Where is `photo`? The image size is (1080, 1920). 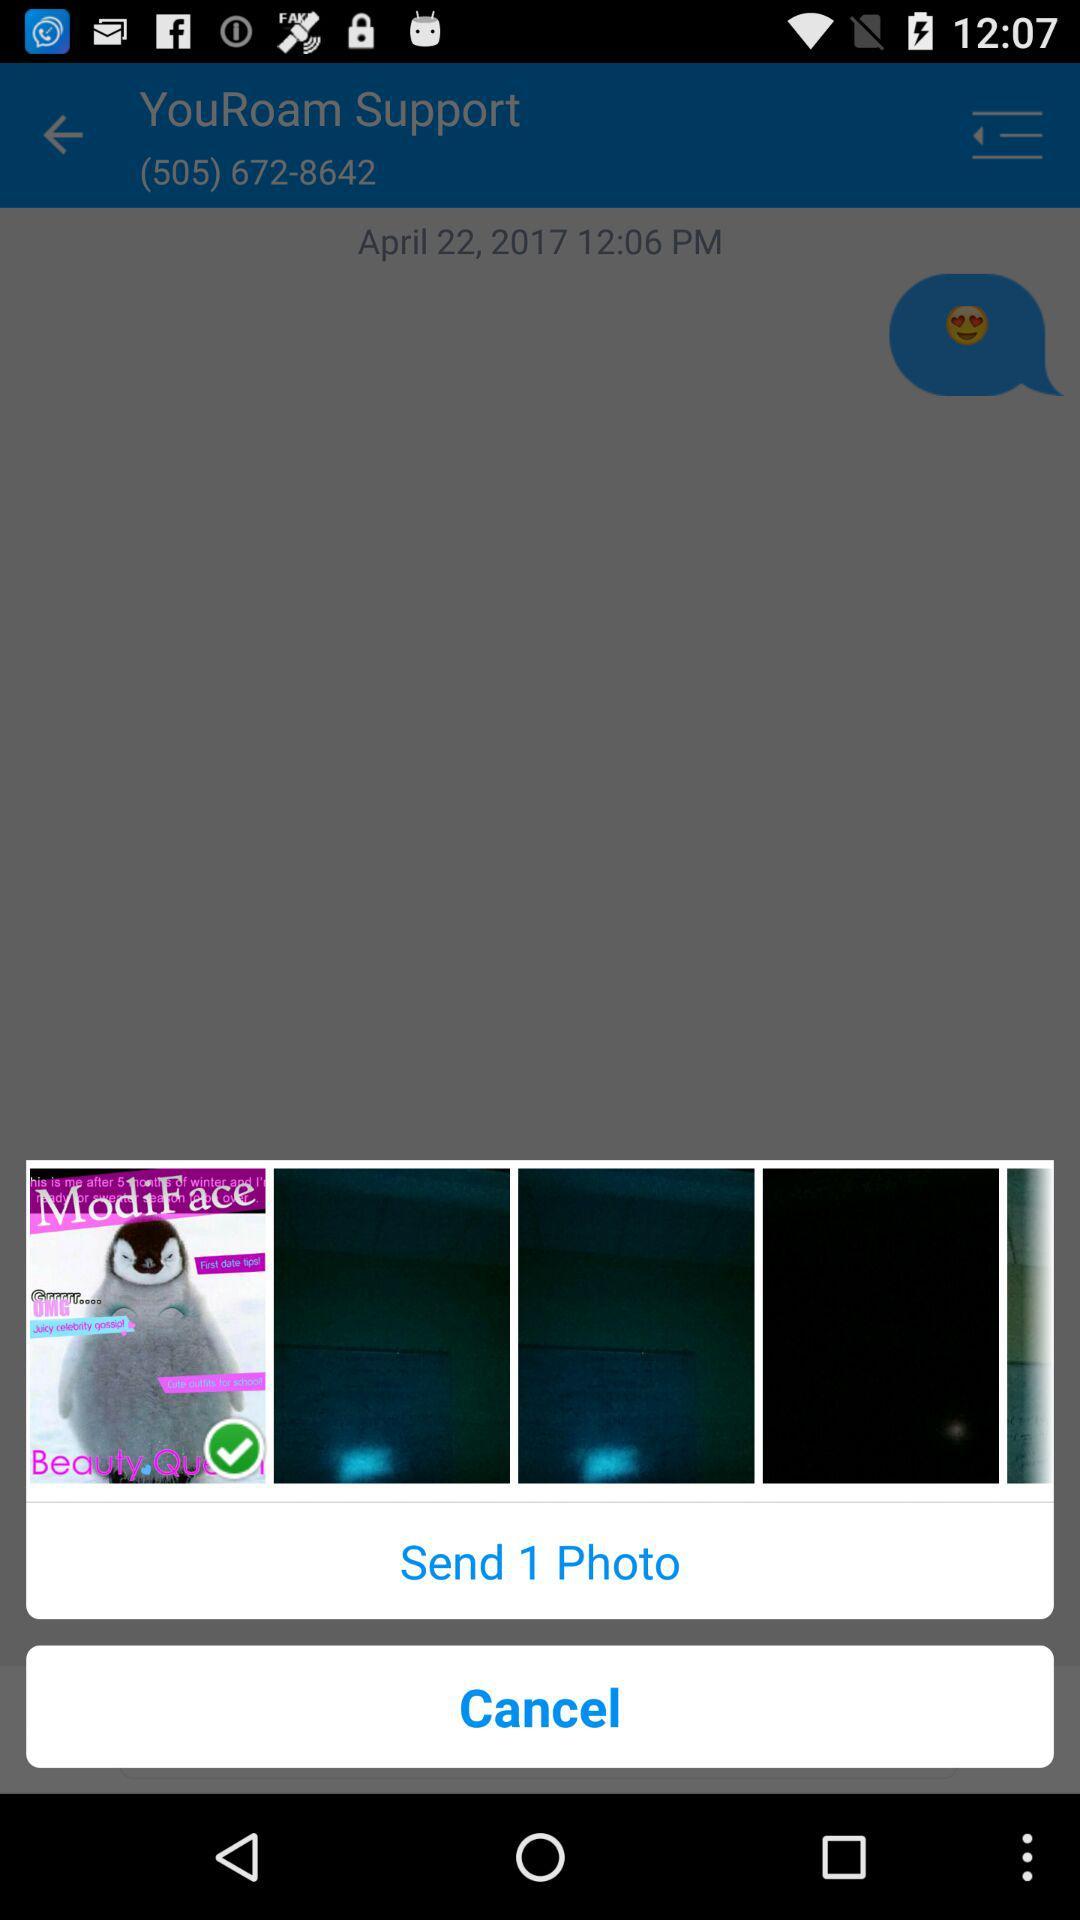
photo is located at coordinates (879, 1325).